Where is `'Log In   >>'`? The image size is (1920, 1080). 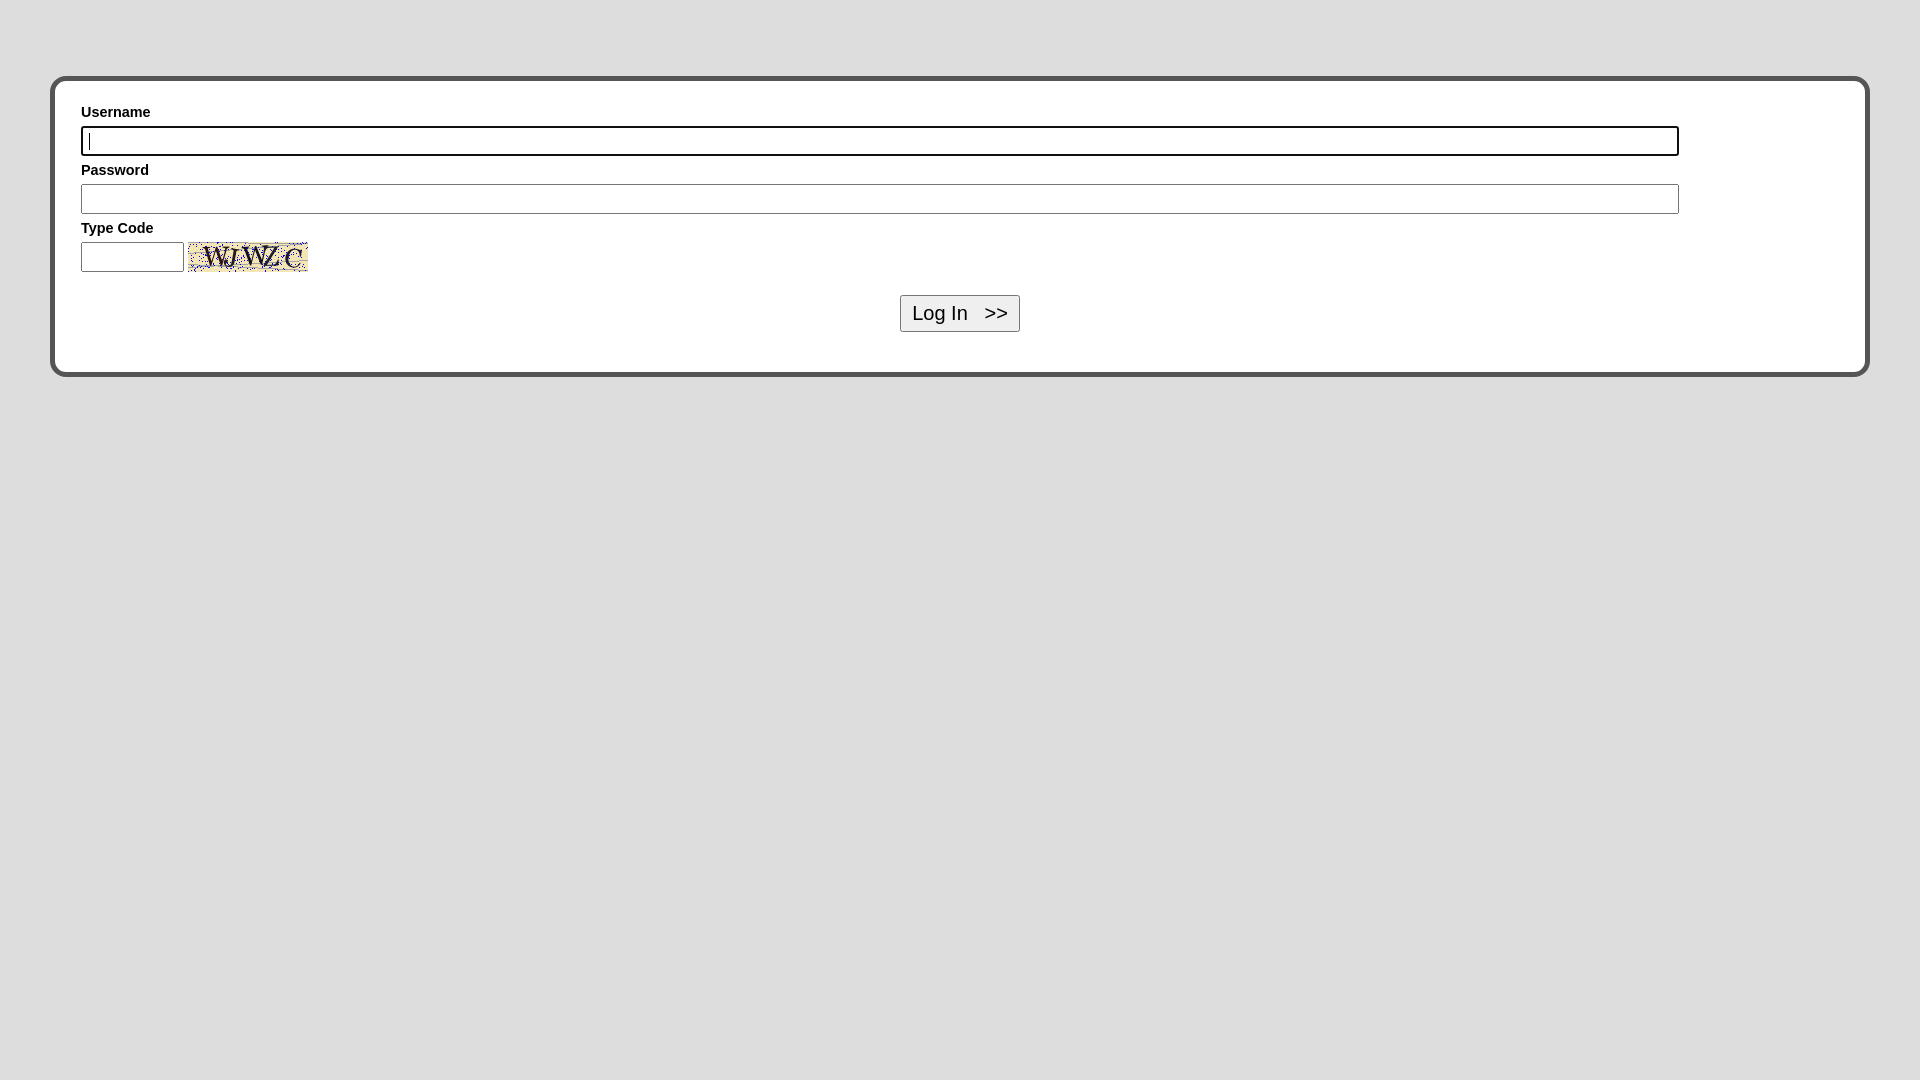 'Log In   >>' is located at coordinates (899, 313).